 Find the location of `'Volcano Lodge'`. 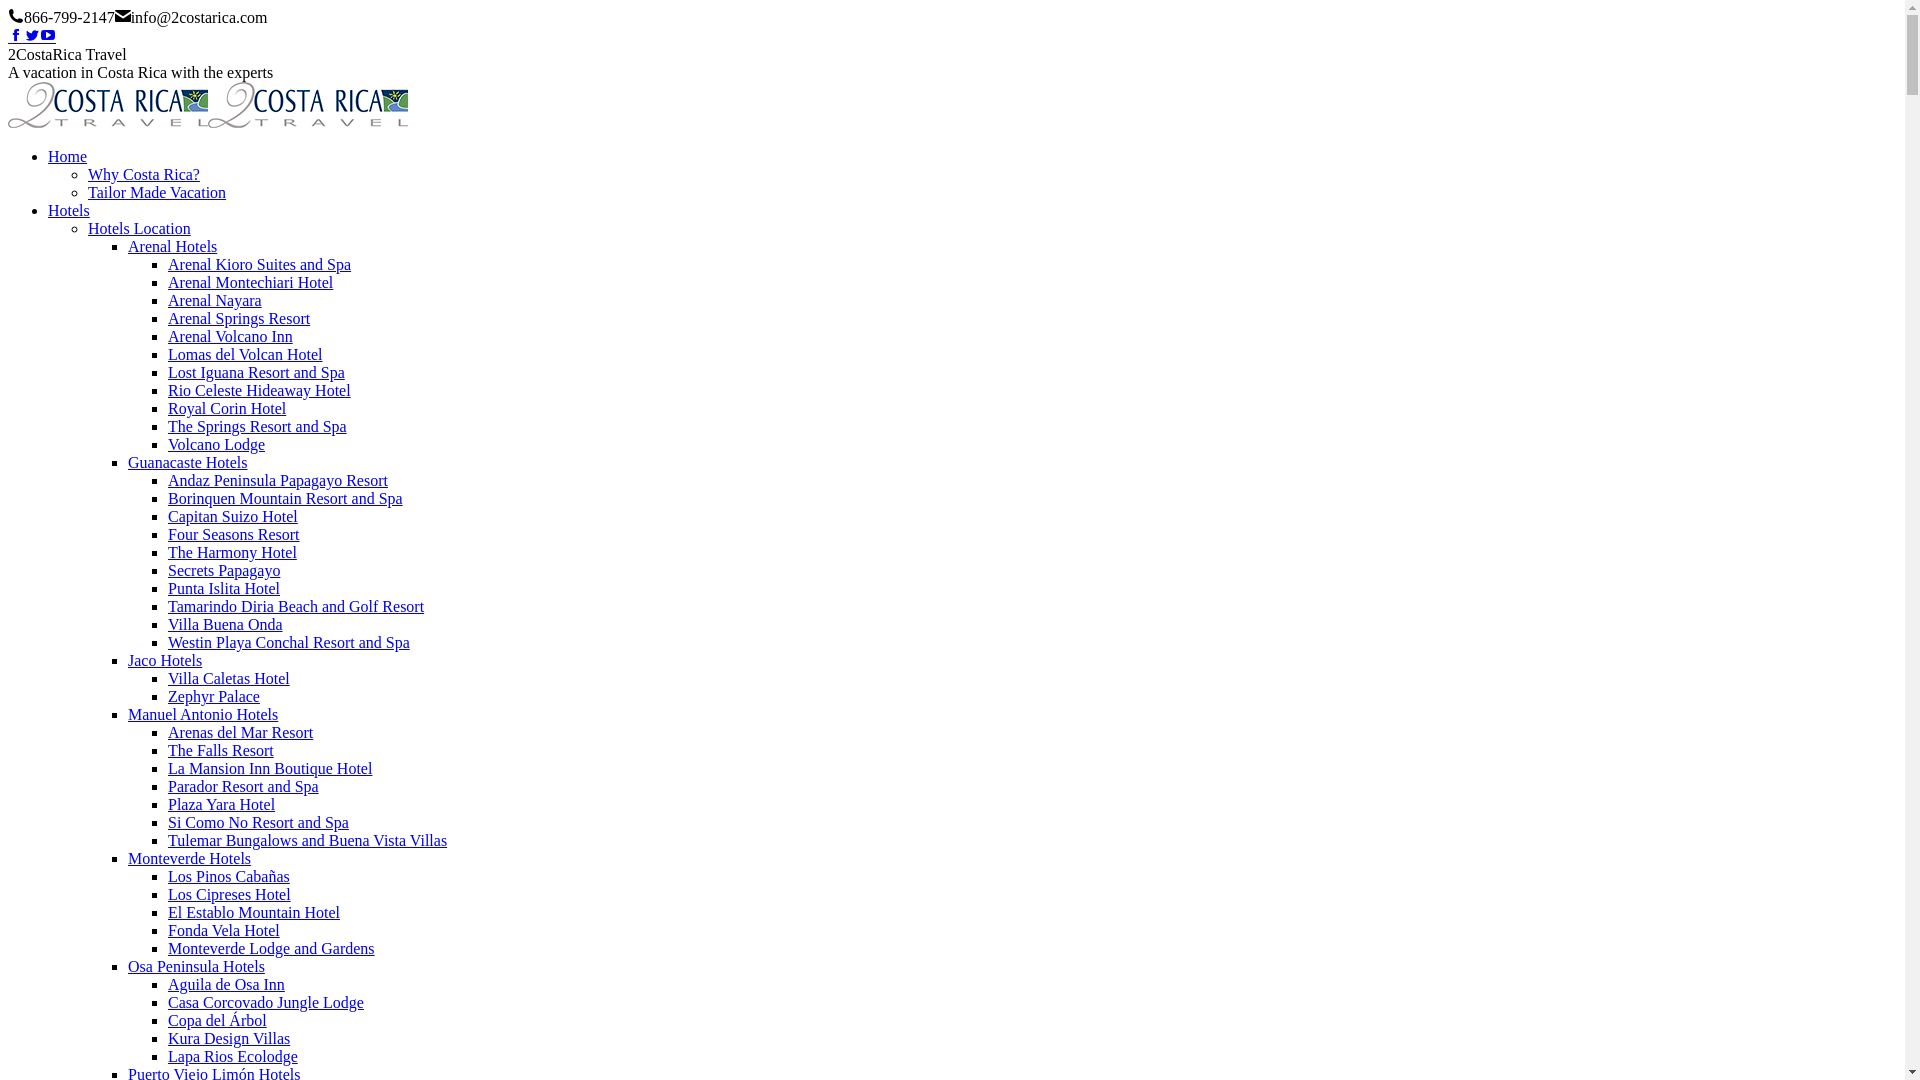

'Volcano Lodge' is located at coordinates (168, 443).